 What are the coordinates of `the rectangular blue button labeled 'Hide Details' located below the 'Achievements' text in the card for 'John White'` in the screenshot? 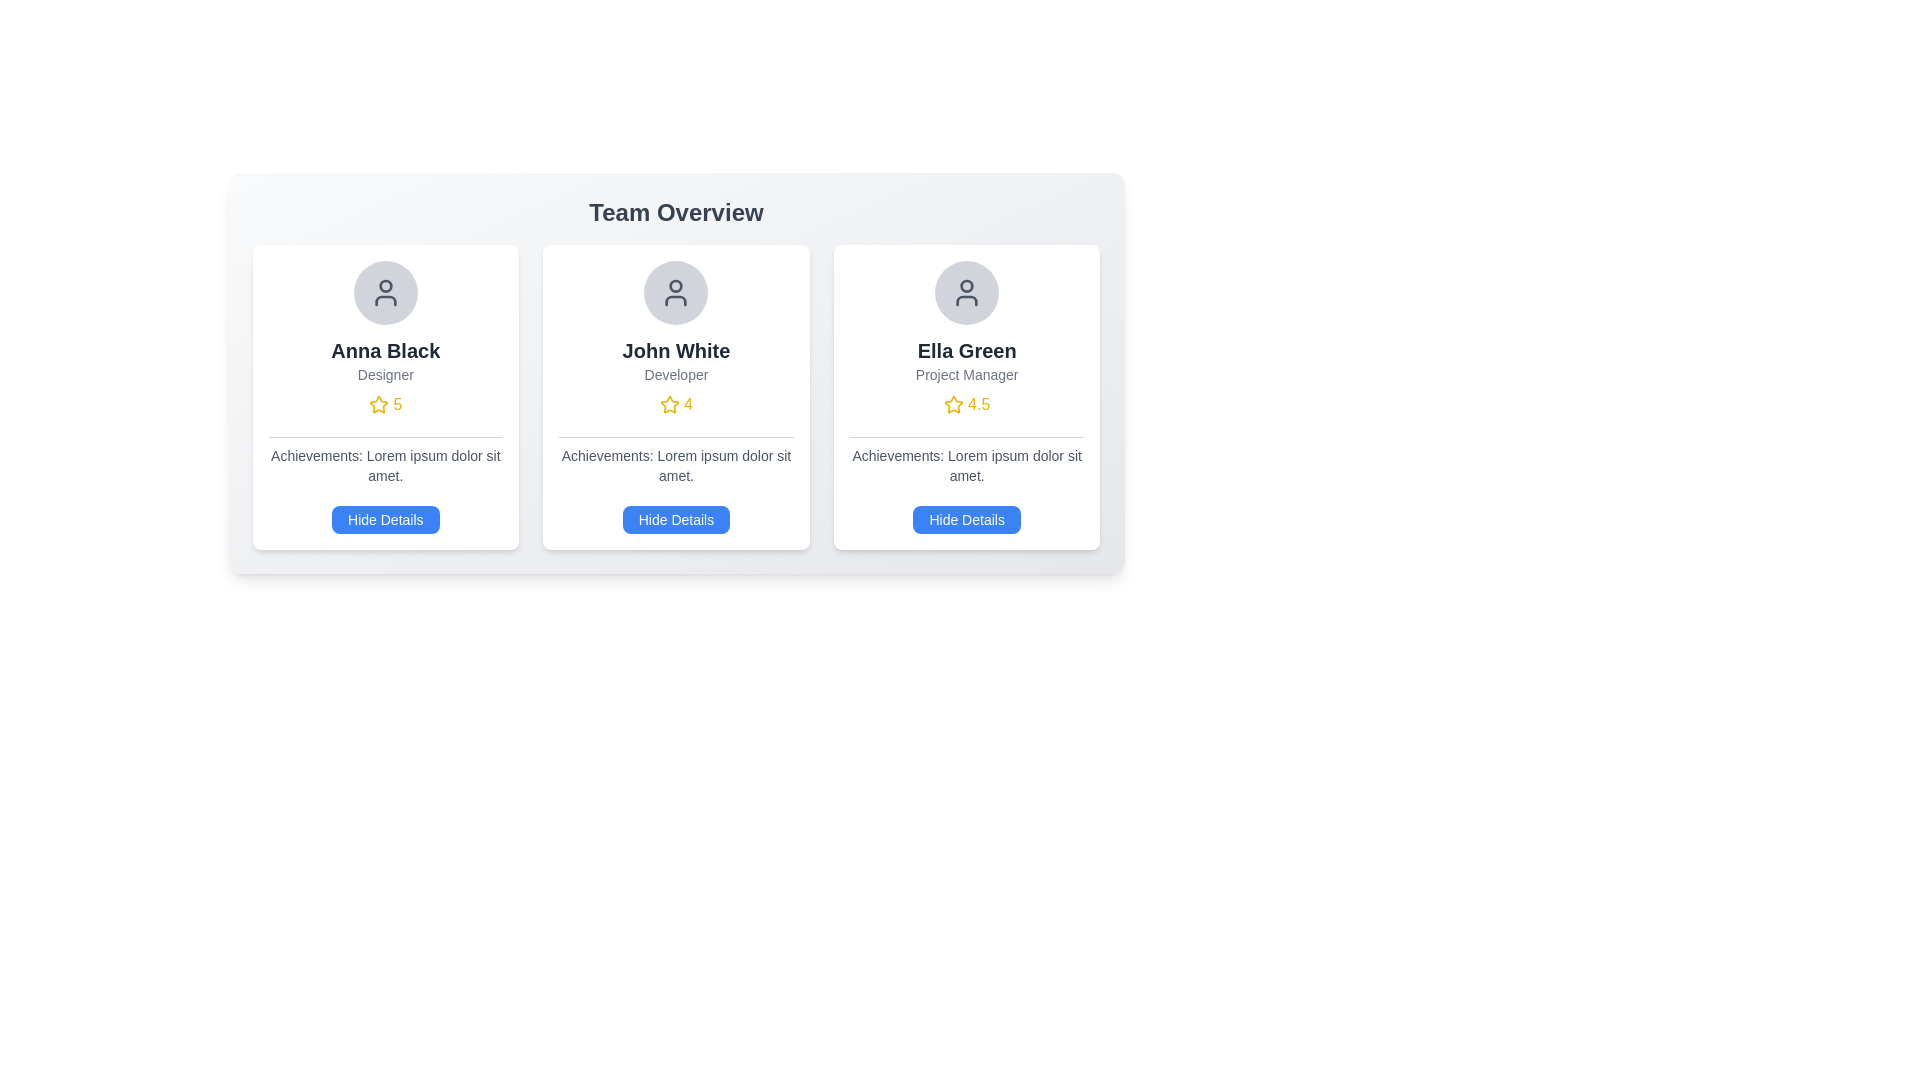 It's located at (676, 519).